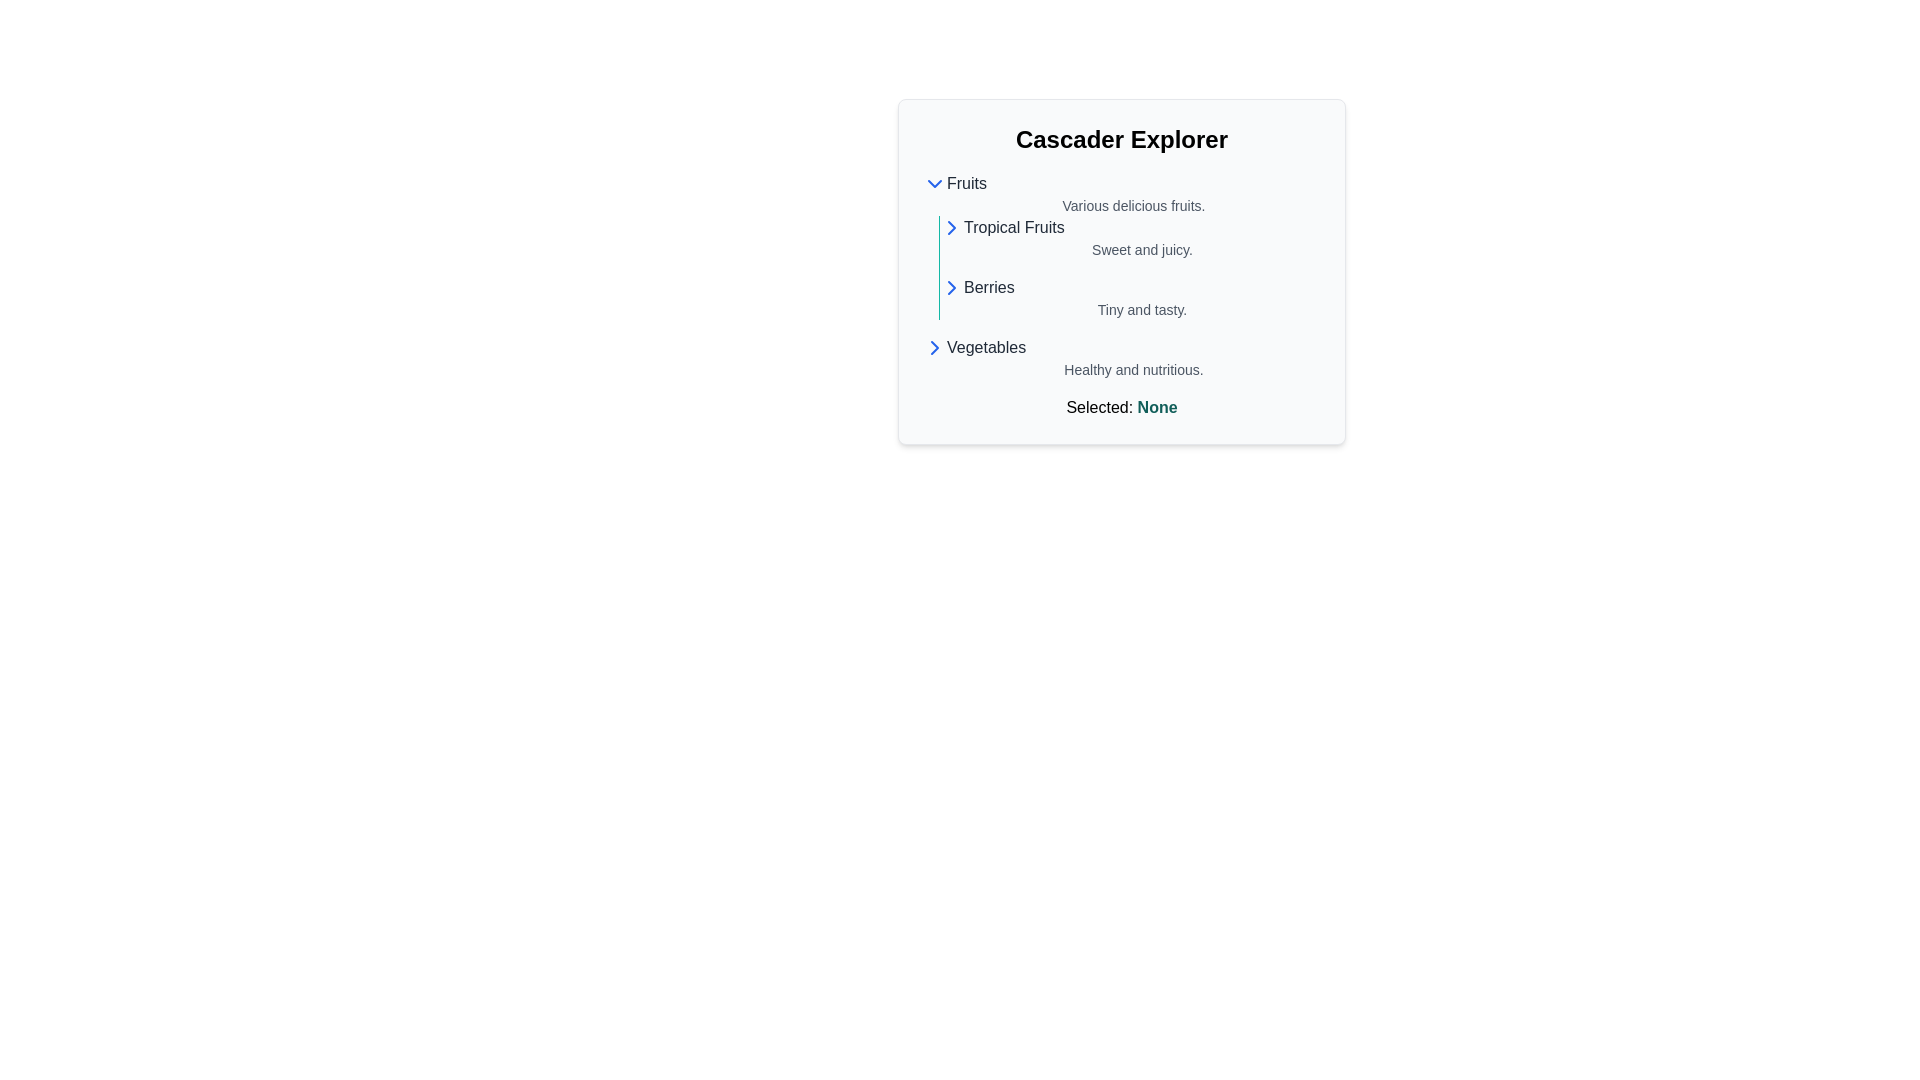 This screenshot has height=1080, width=1920. Describe the element at coordinates (950, 226) in the screenshot. I see `the right-facing chevron icon located to the left of the 'Tropical Fruits' text` at that location.